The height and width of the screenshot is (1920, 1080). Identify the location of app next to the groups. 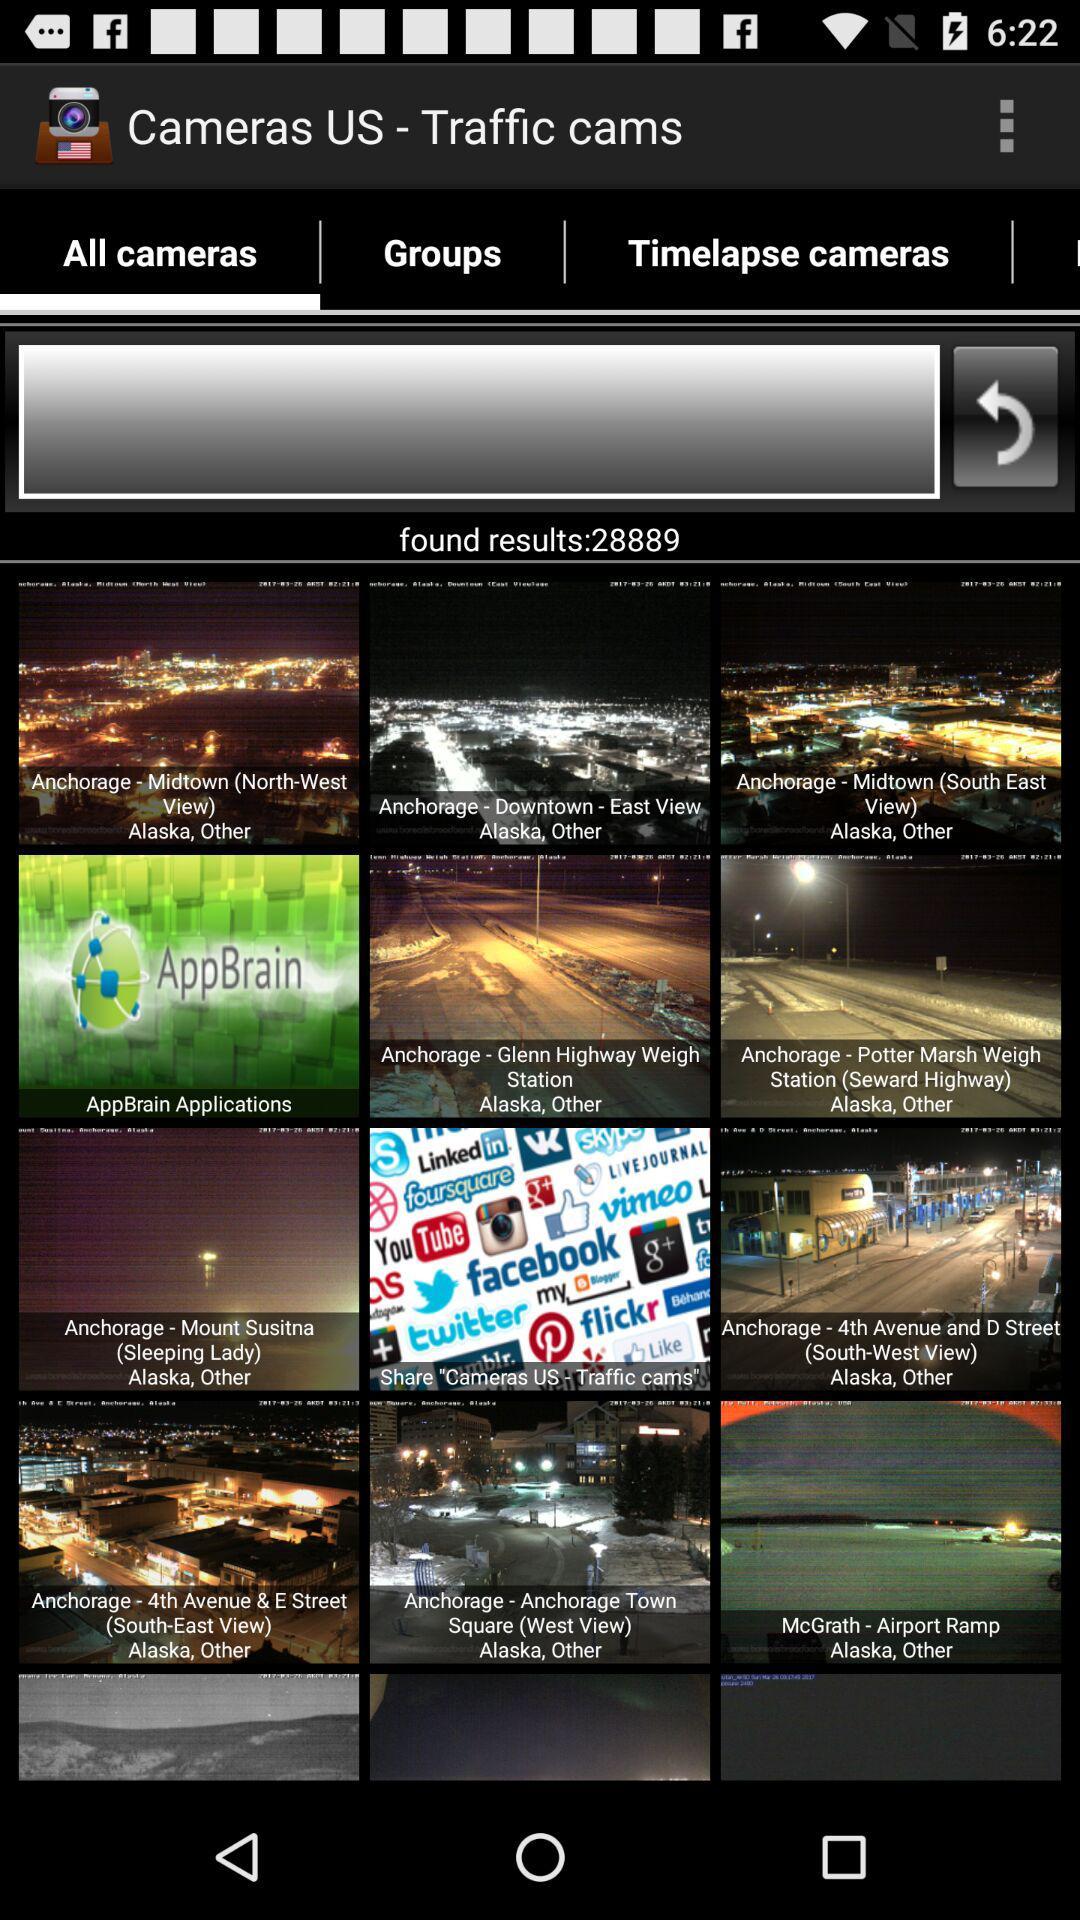
(159, 251).